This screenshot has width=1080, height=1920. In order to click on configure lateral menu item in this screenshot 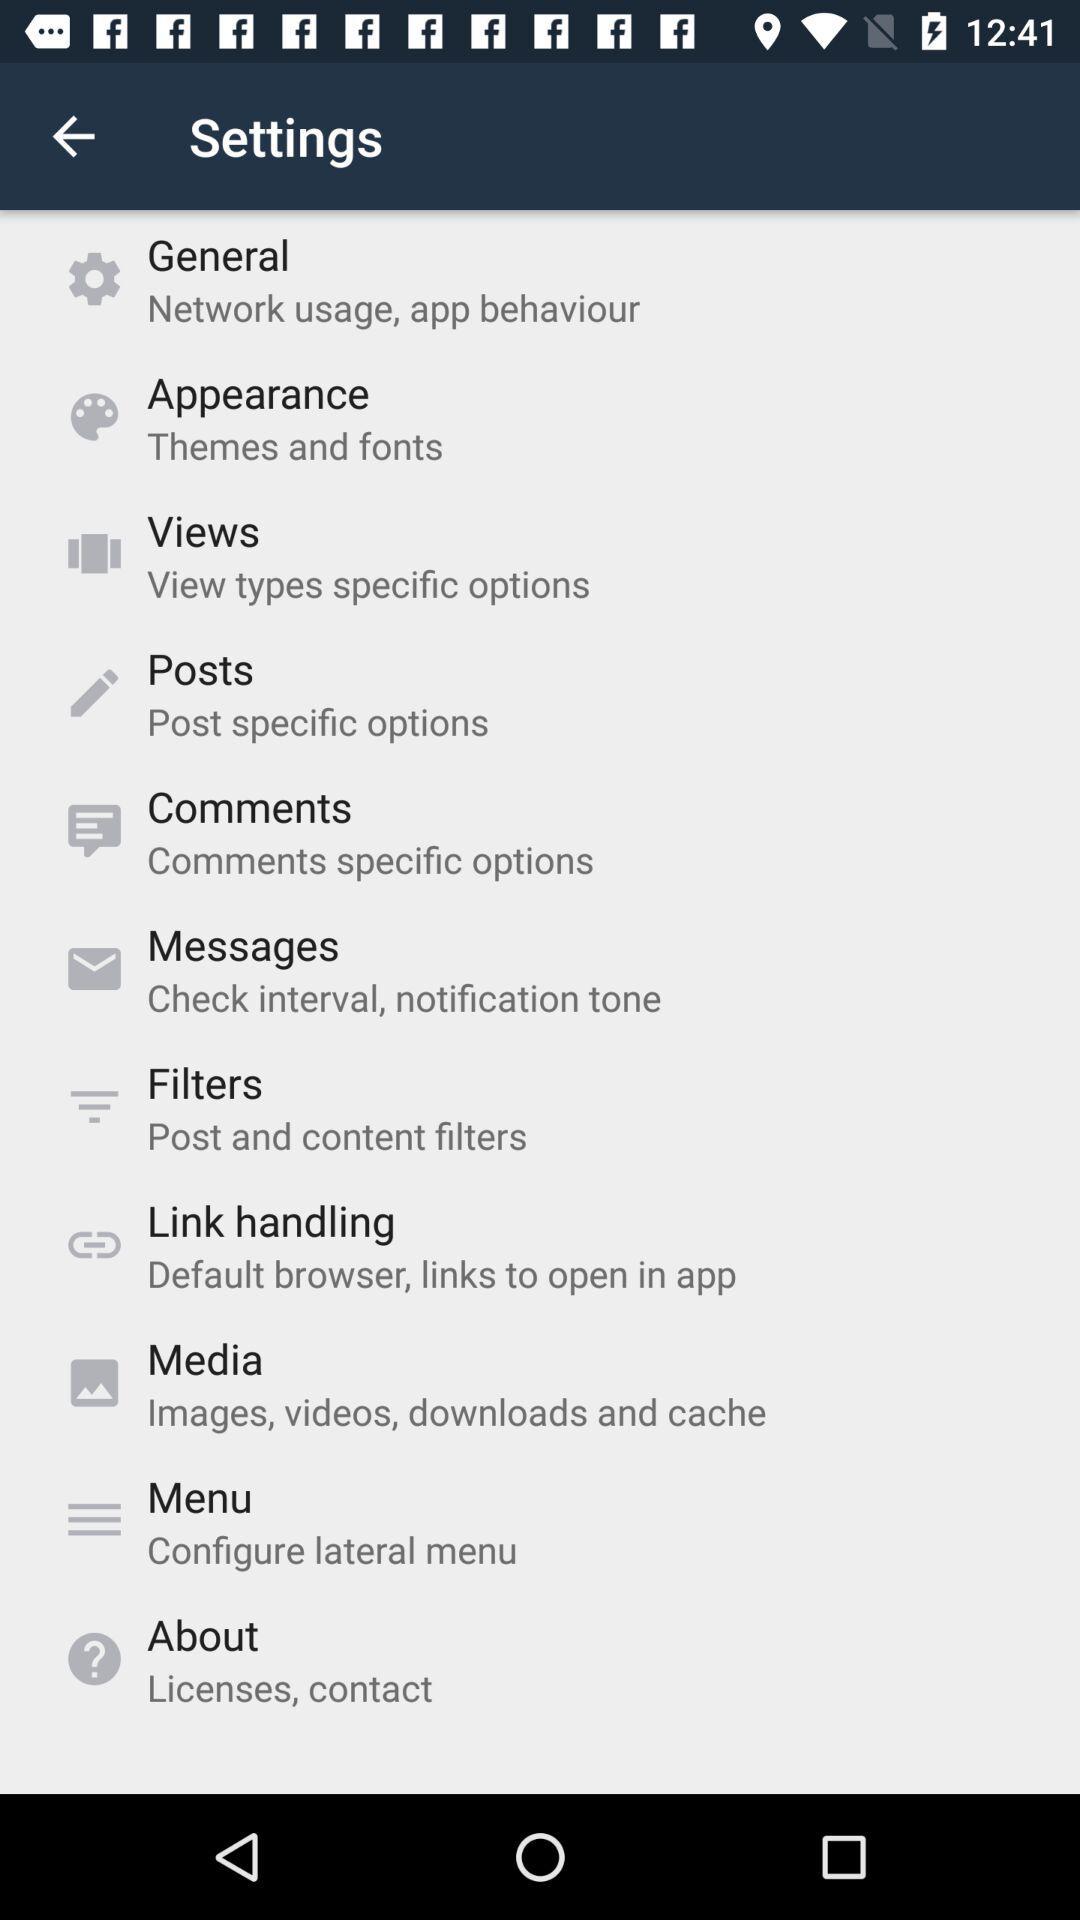, I will do `click(331, 1548)`.